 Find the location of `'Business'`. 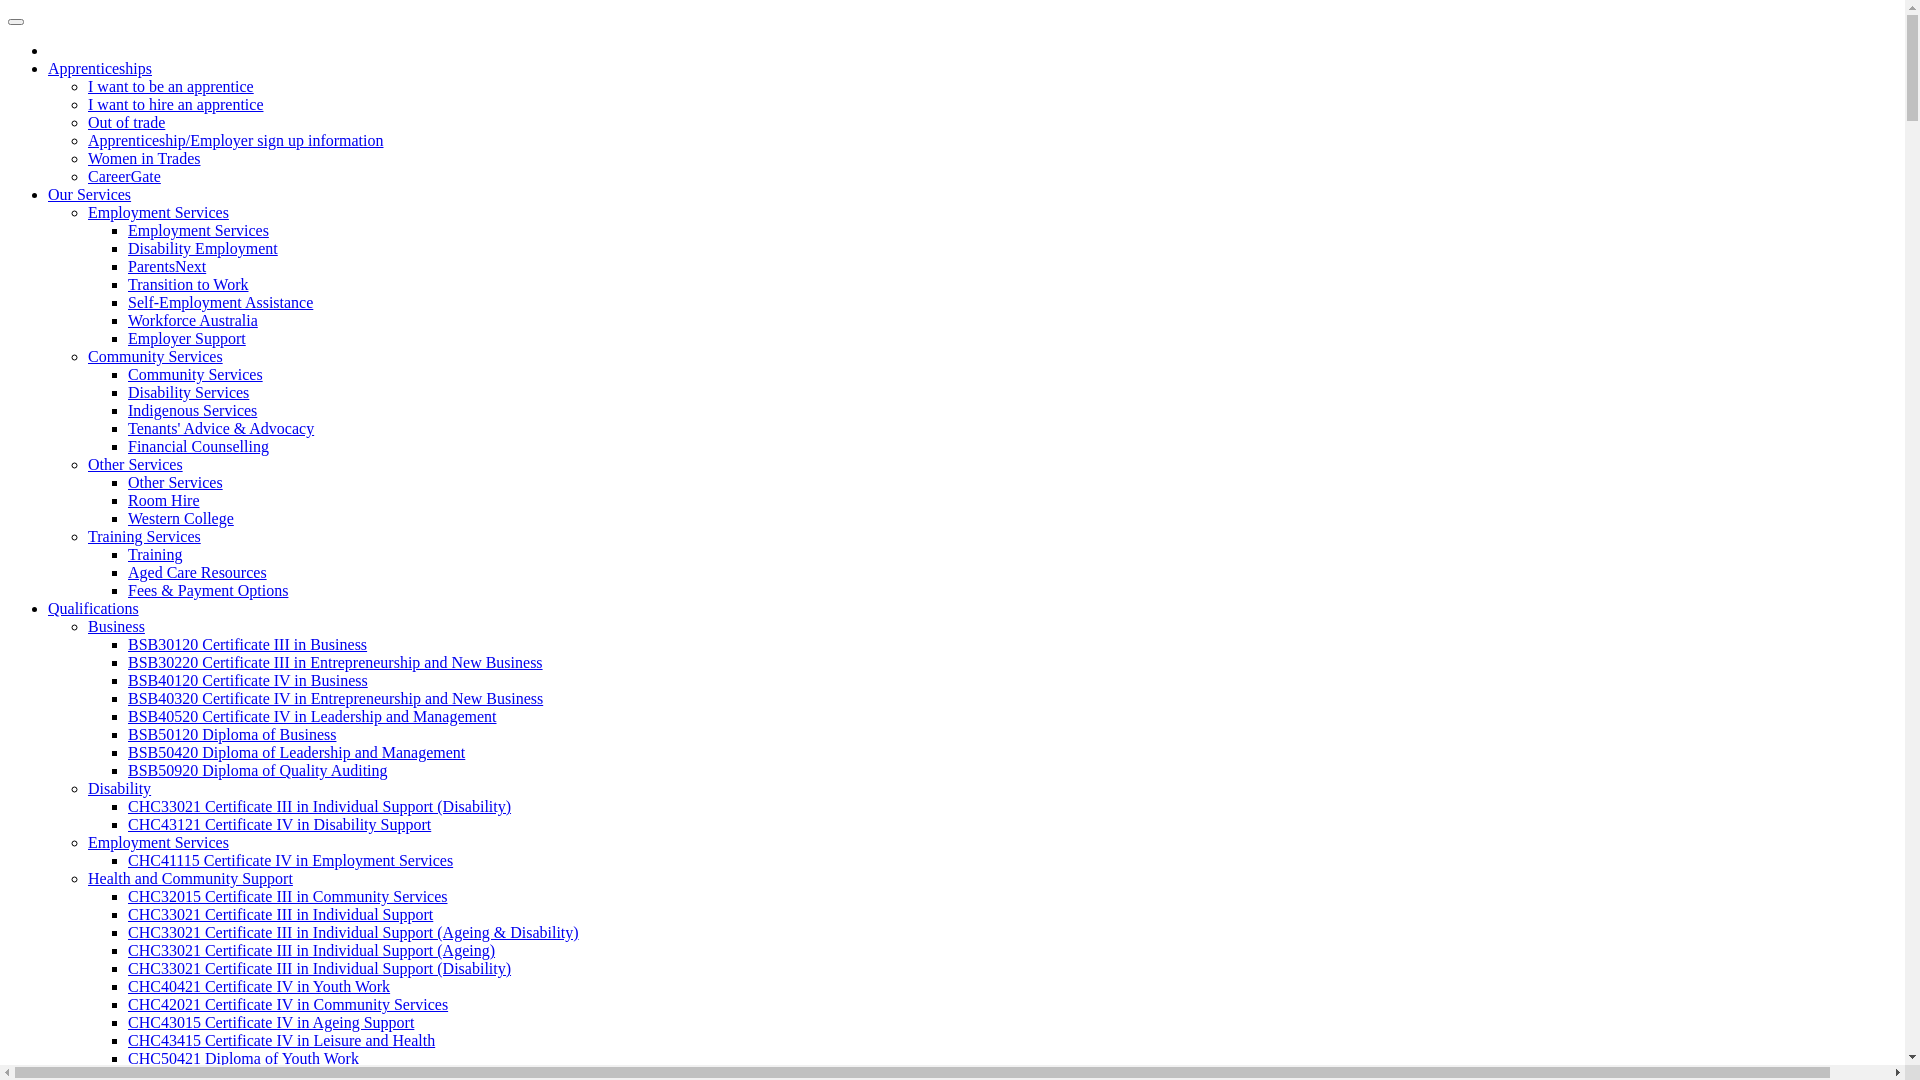

'Business' is located at coordinates (115, 625).